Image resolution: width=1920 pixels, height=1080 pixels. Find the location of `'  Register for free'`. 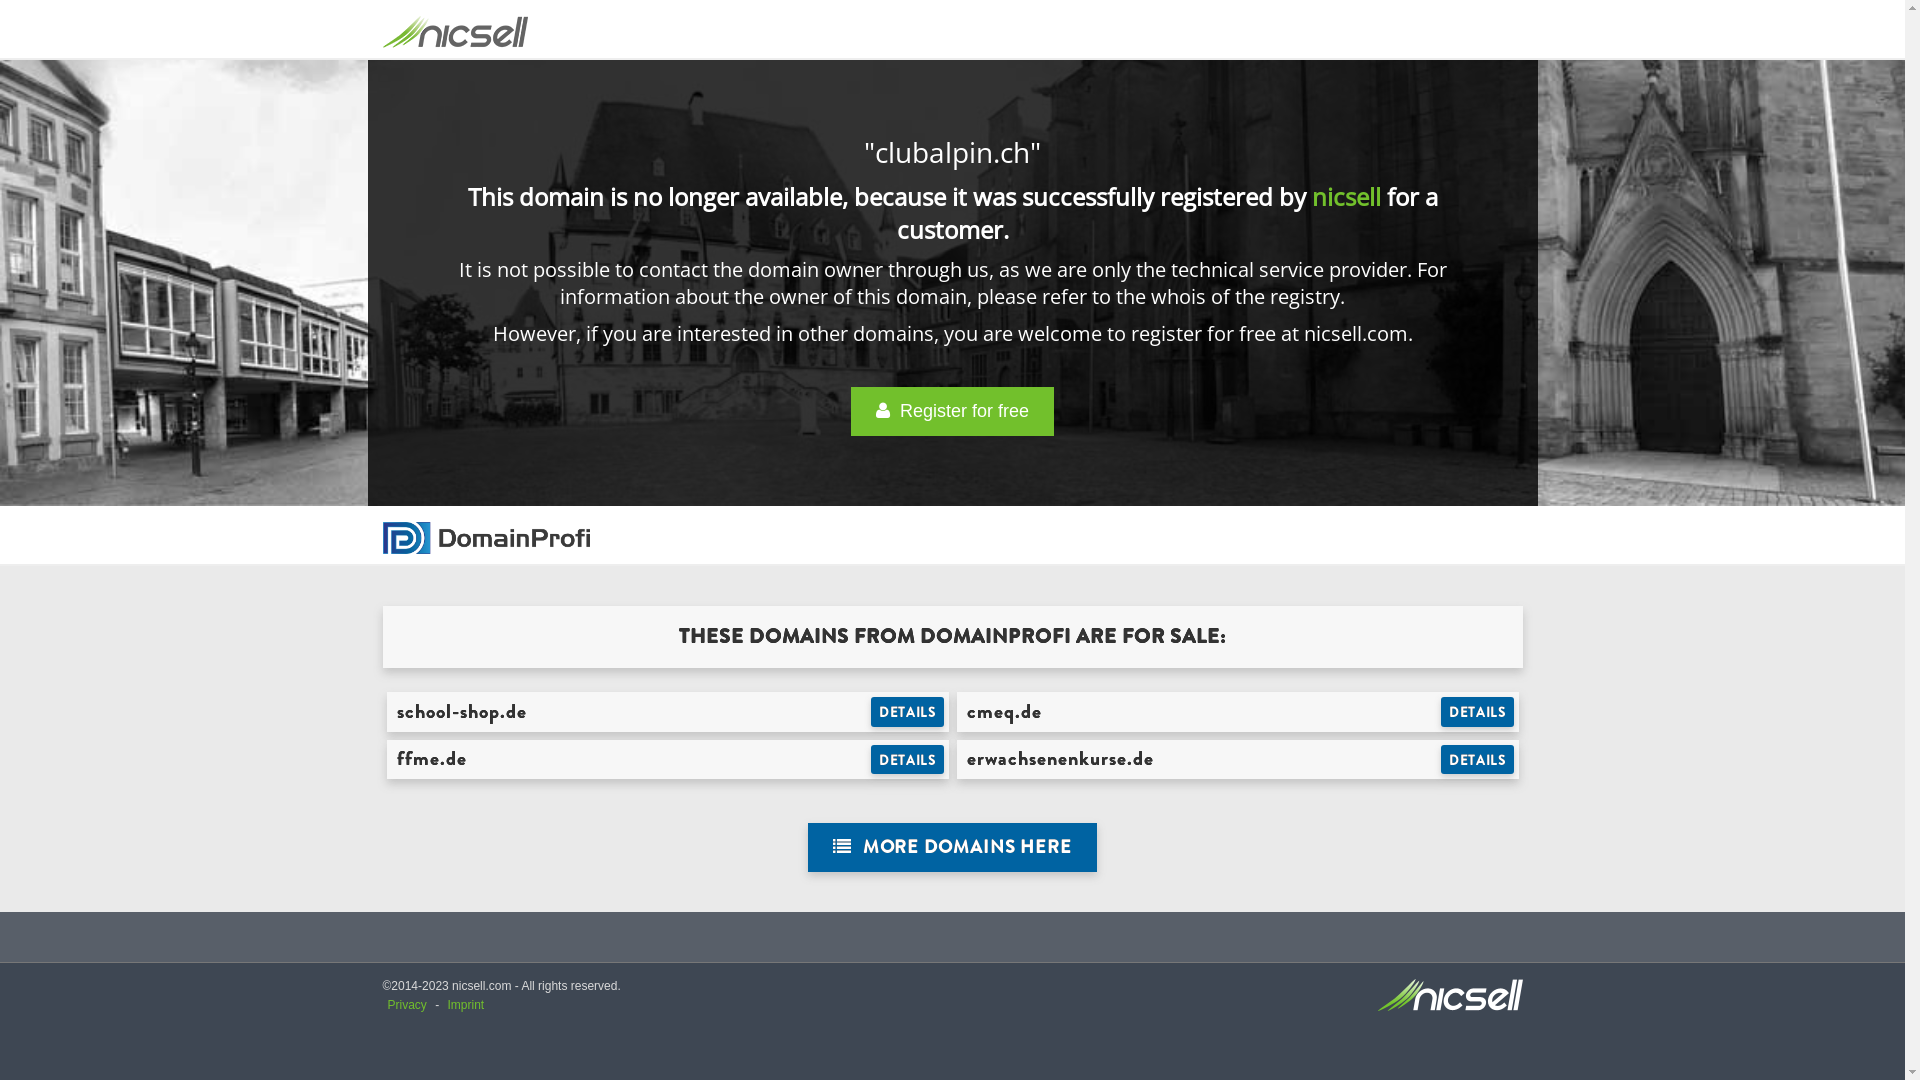

'  Register for free' is located at coordinates (951, 410).